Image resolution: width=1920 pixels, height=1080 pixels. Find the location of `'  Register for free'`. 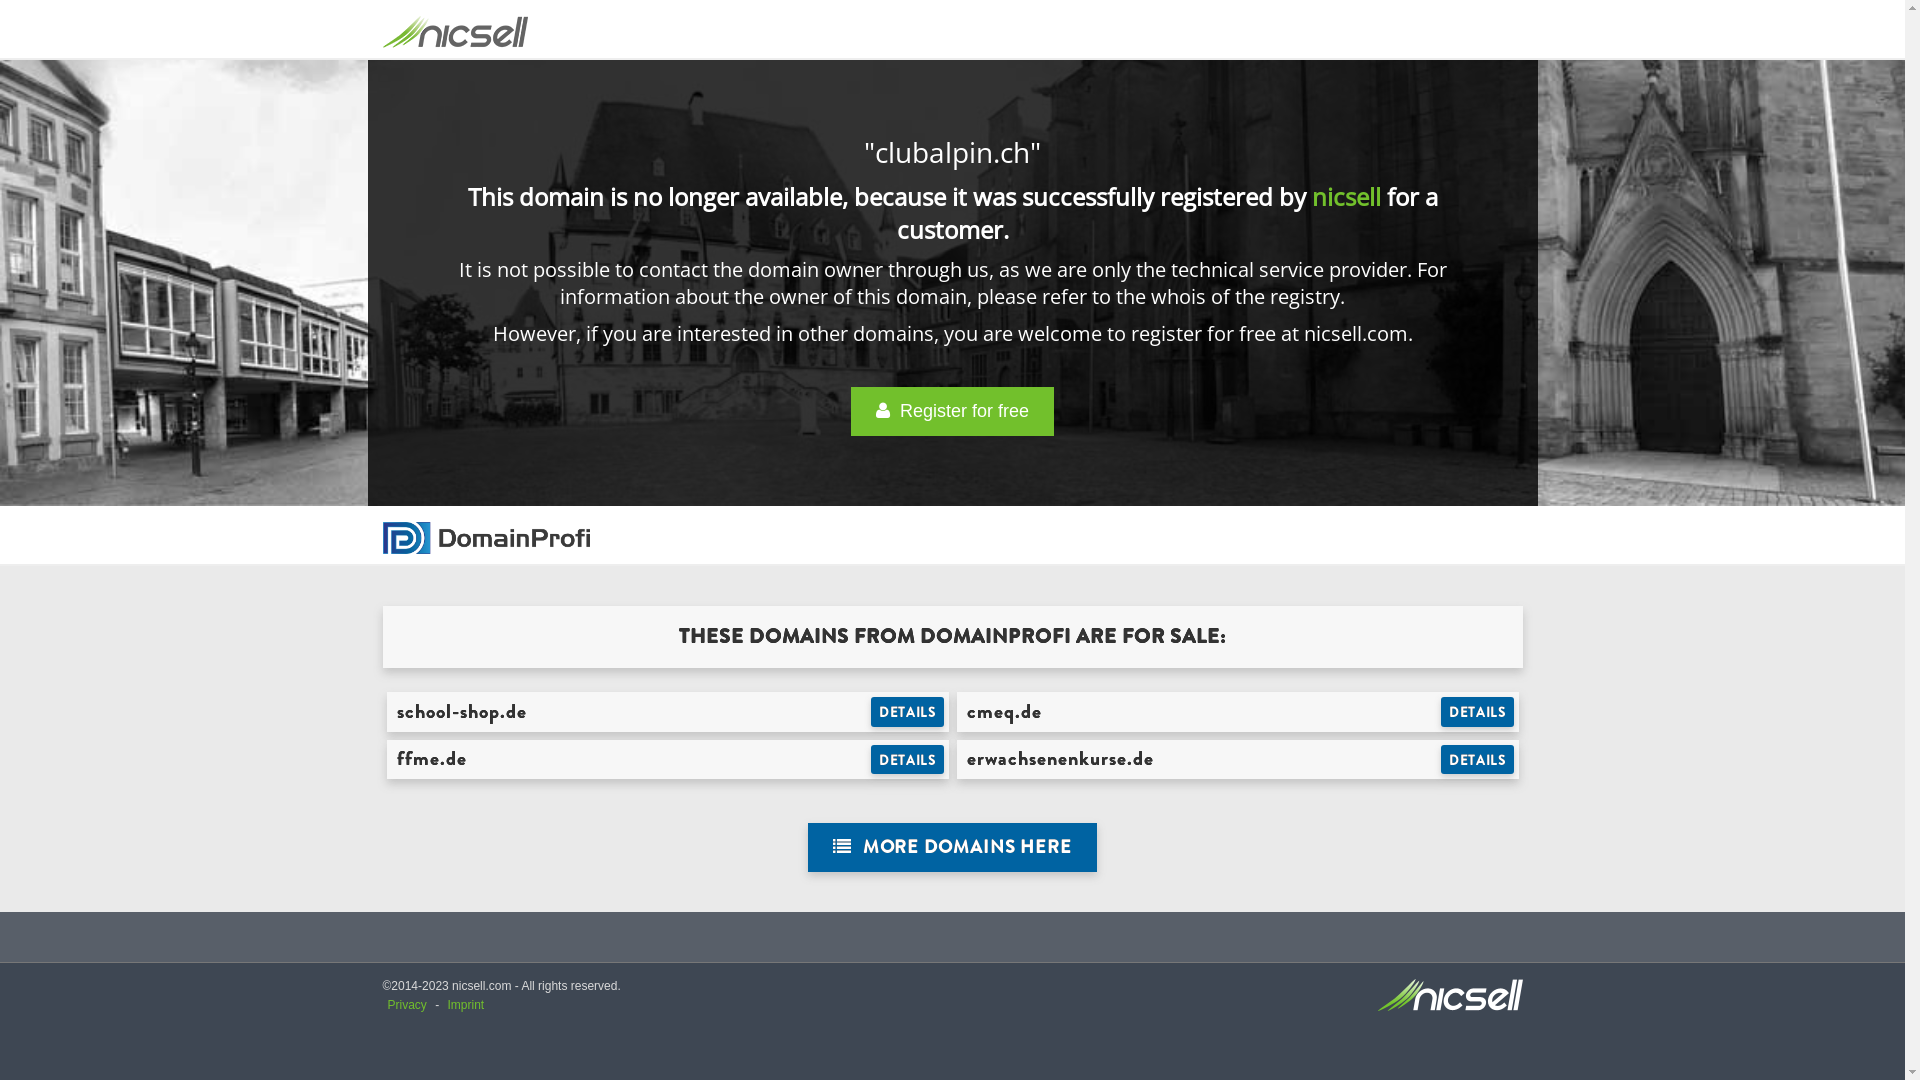

'  Register for free' is located at coordinates (951, 410).